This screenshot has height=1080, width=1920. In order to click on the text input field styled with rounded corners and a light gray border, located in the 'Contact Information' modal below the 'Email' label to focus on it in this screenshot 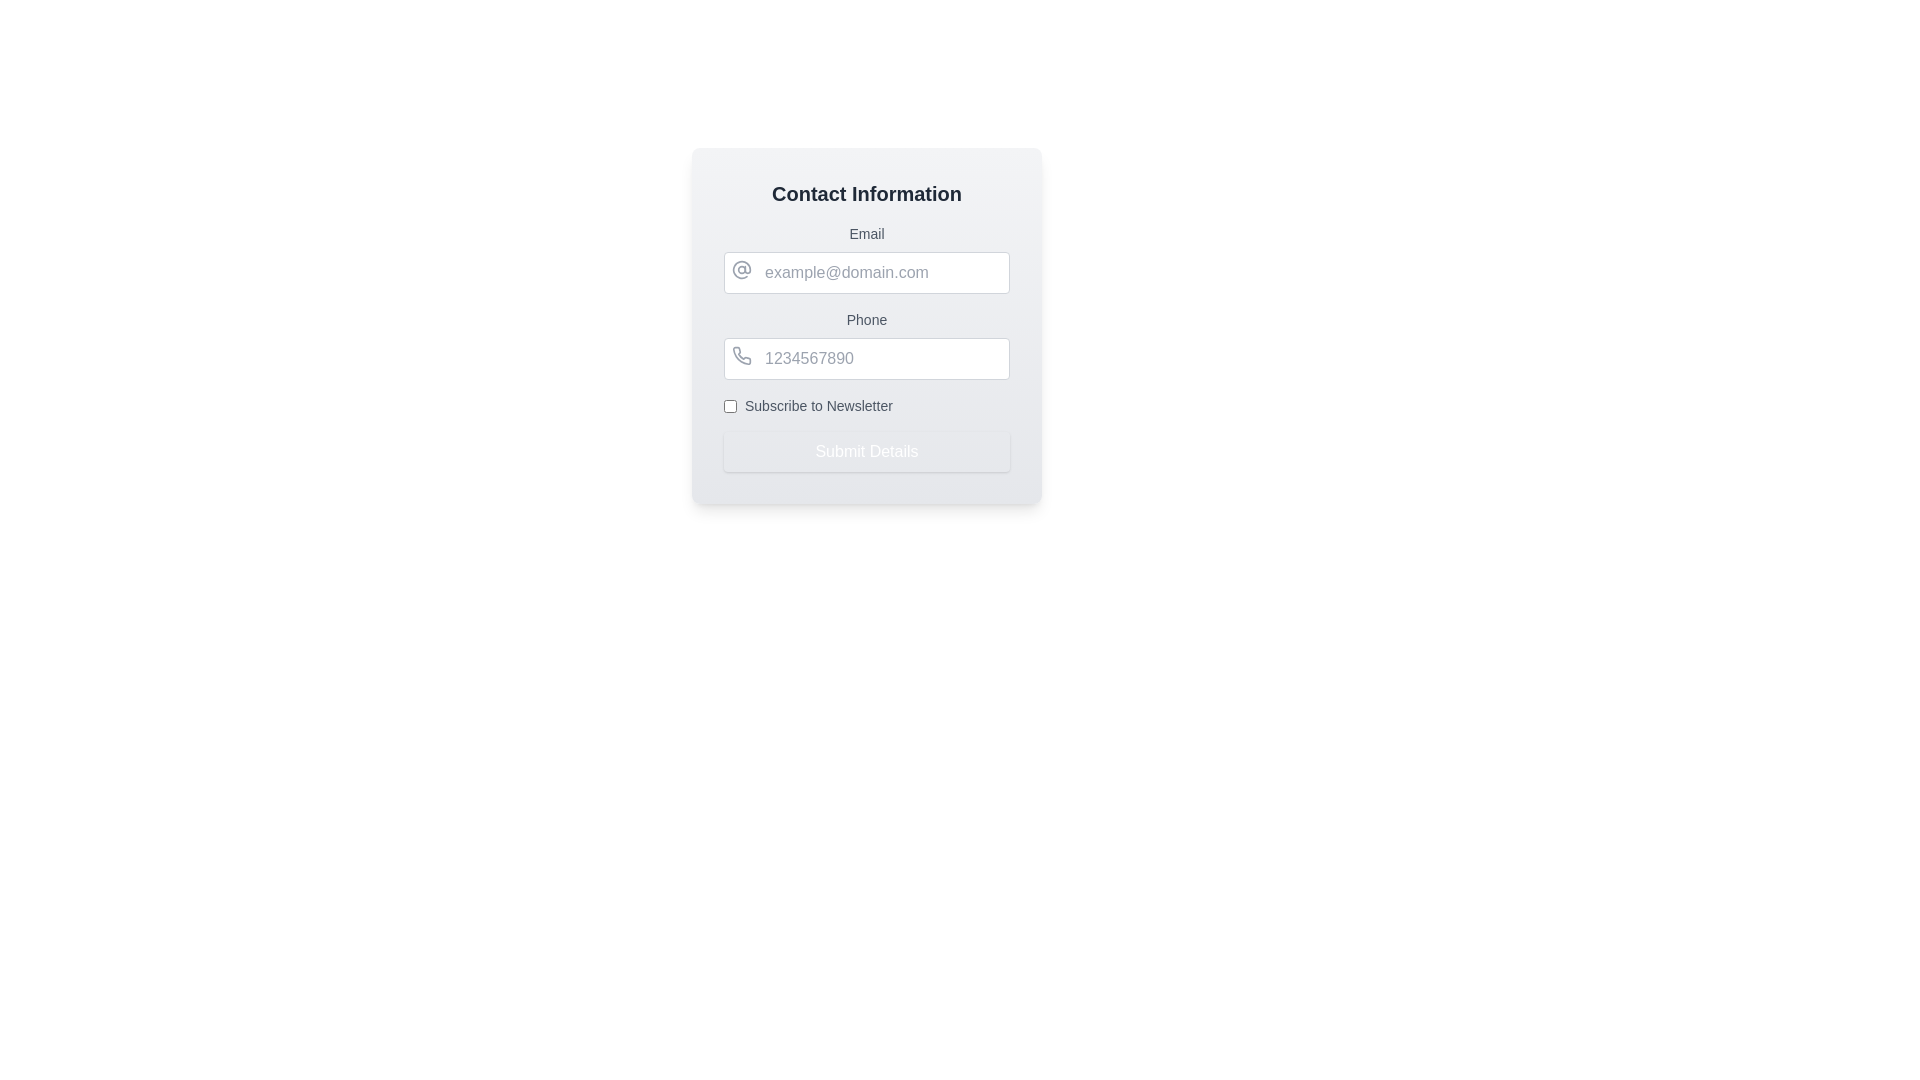, I will do `click(867, 273)`.